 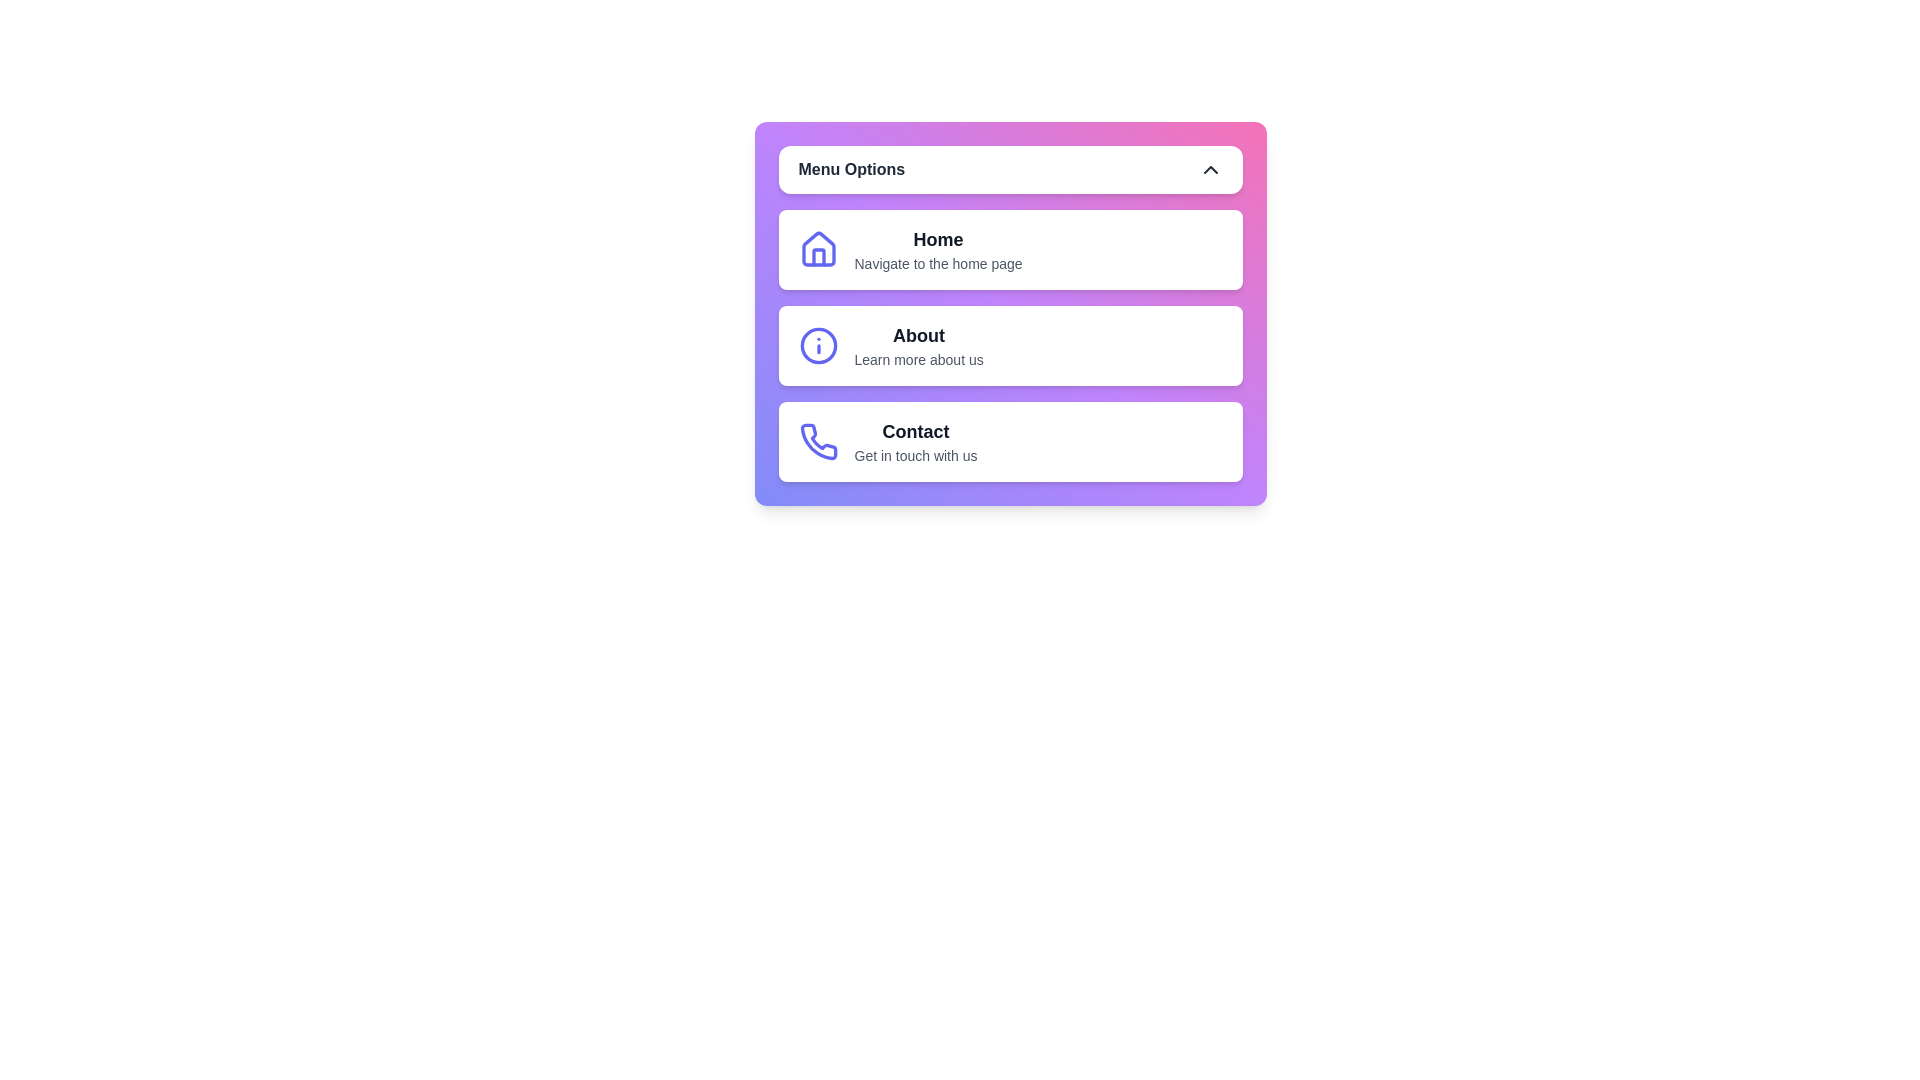 I want to click on the menu item About from the menu, so click(x=1010, y=345).